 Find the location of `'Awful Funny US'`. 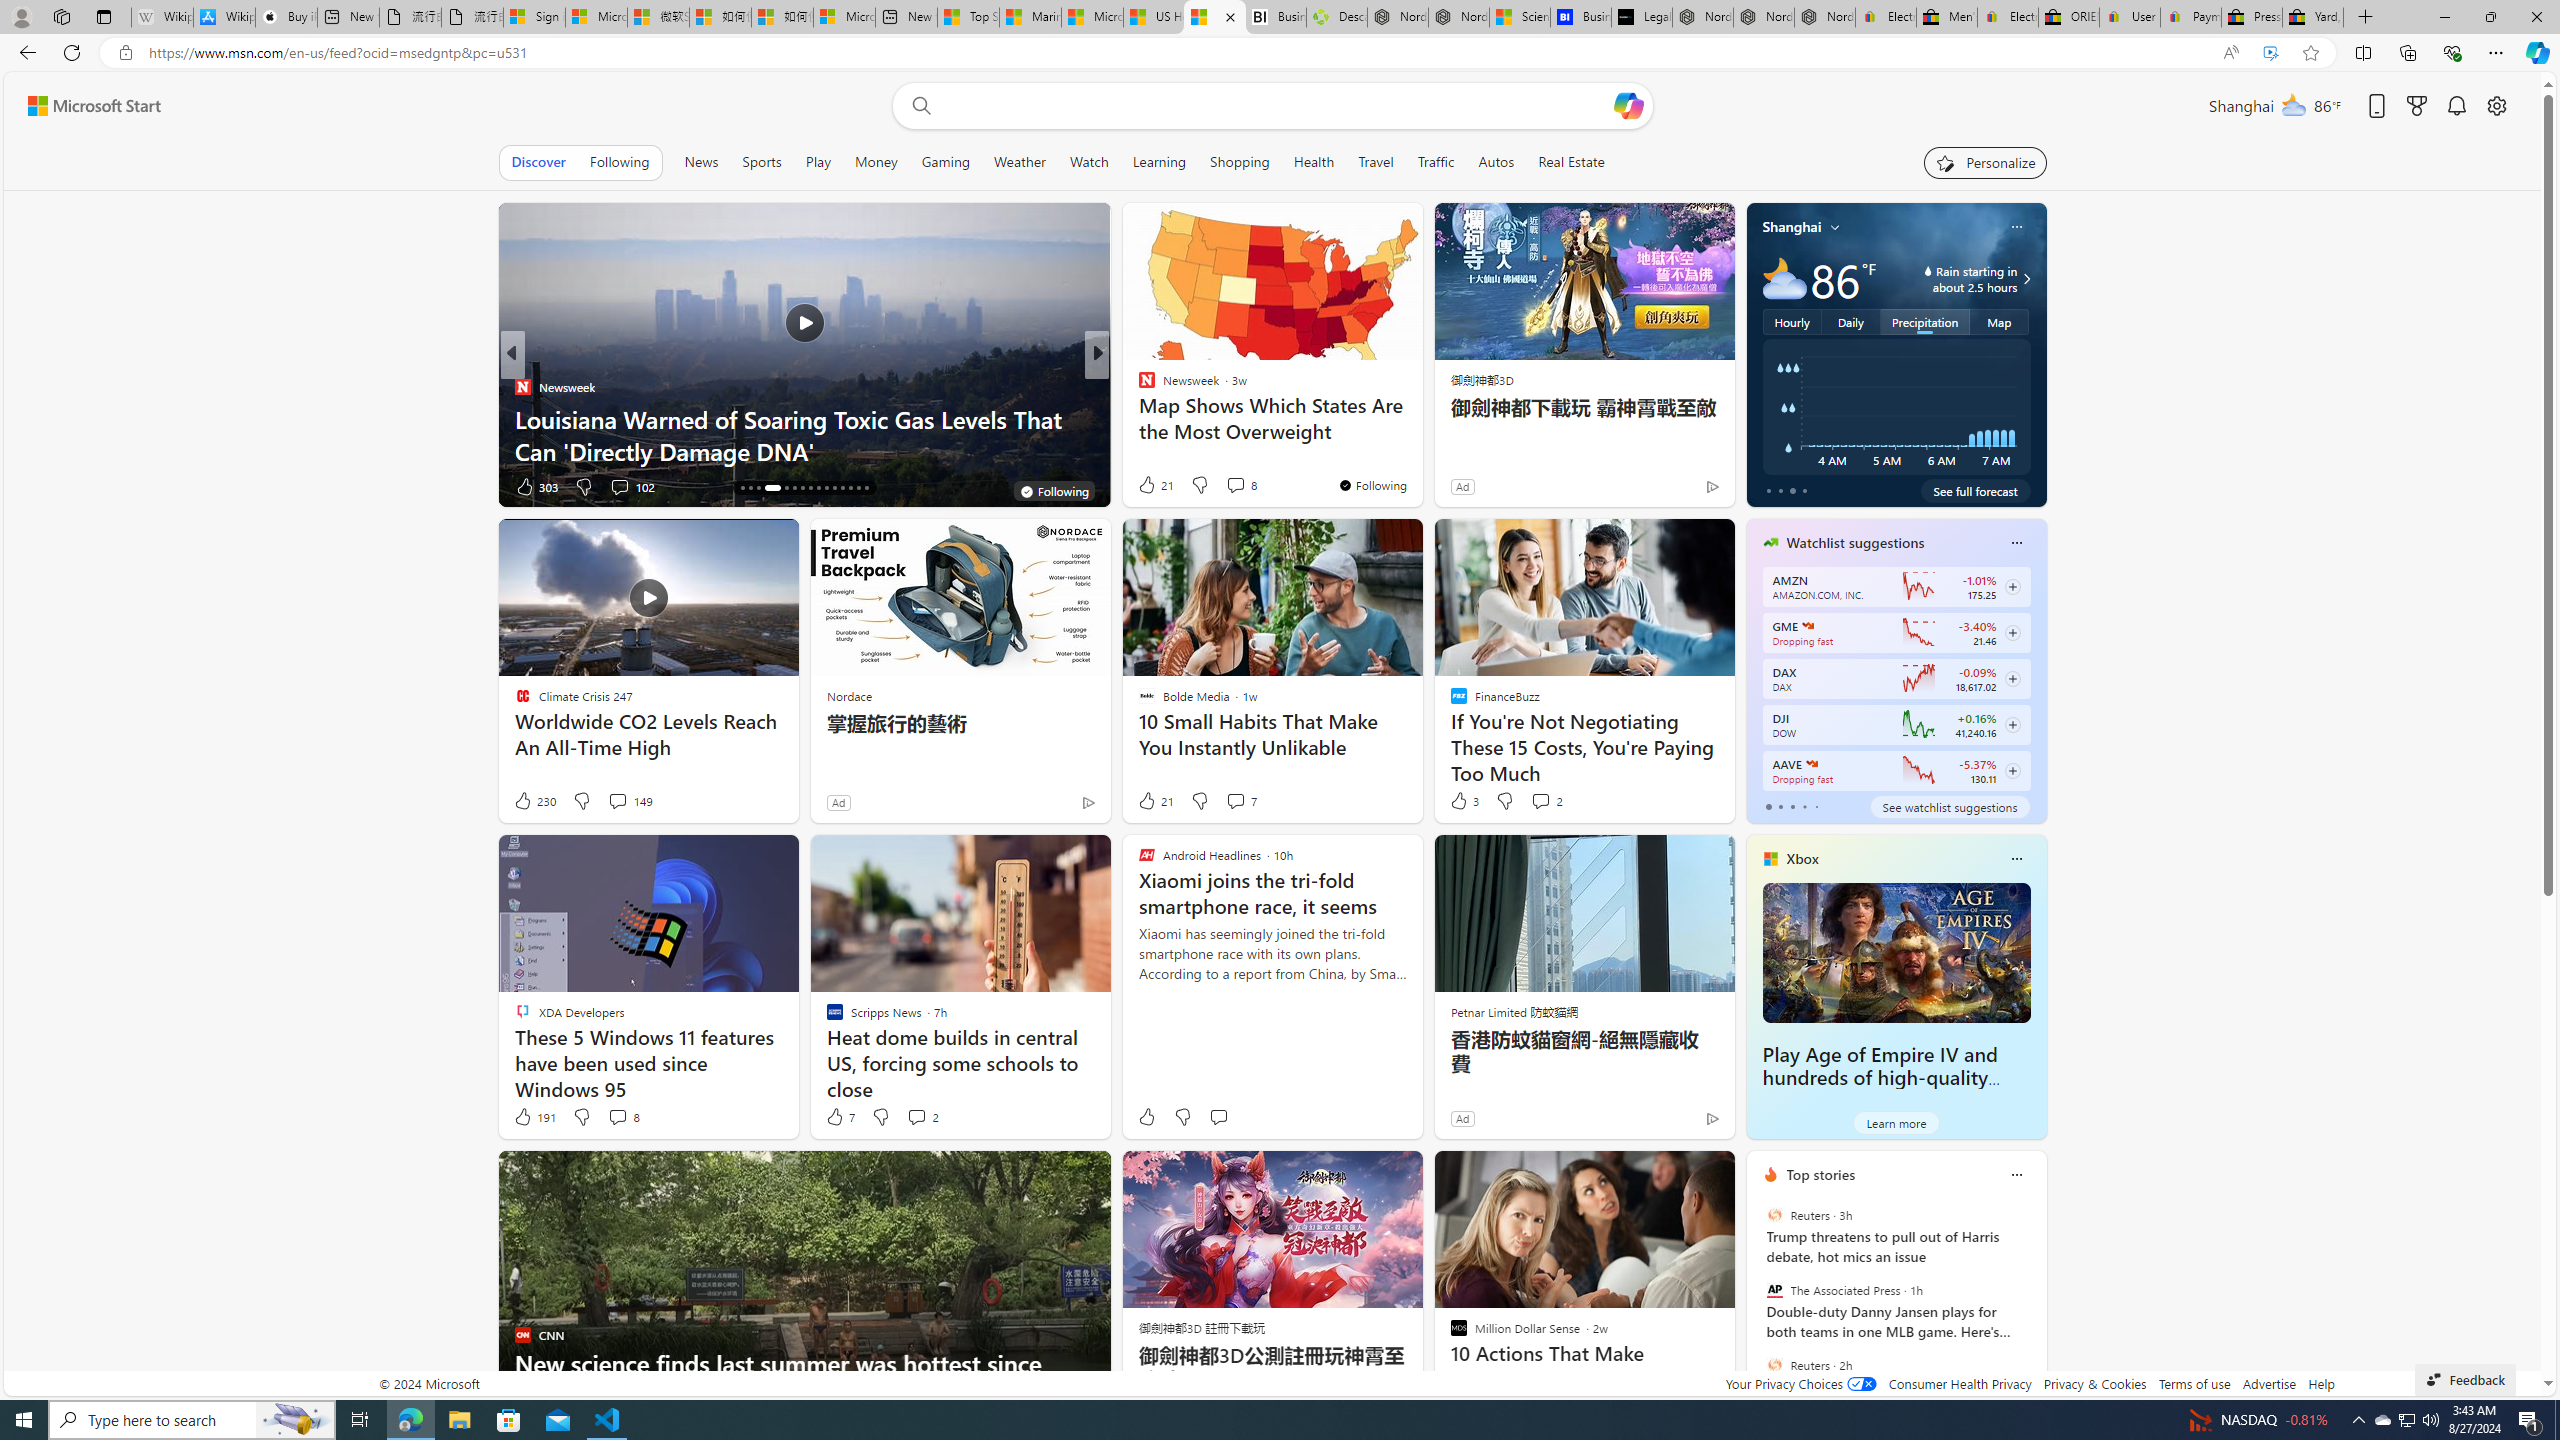

'Awful Funny US' is located at coordinates (1137, 418).